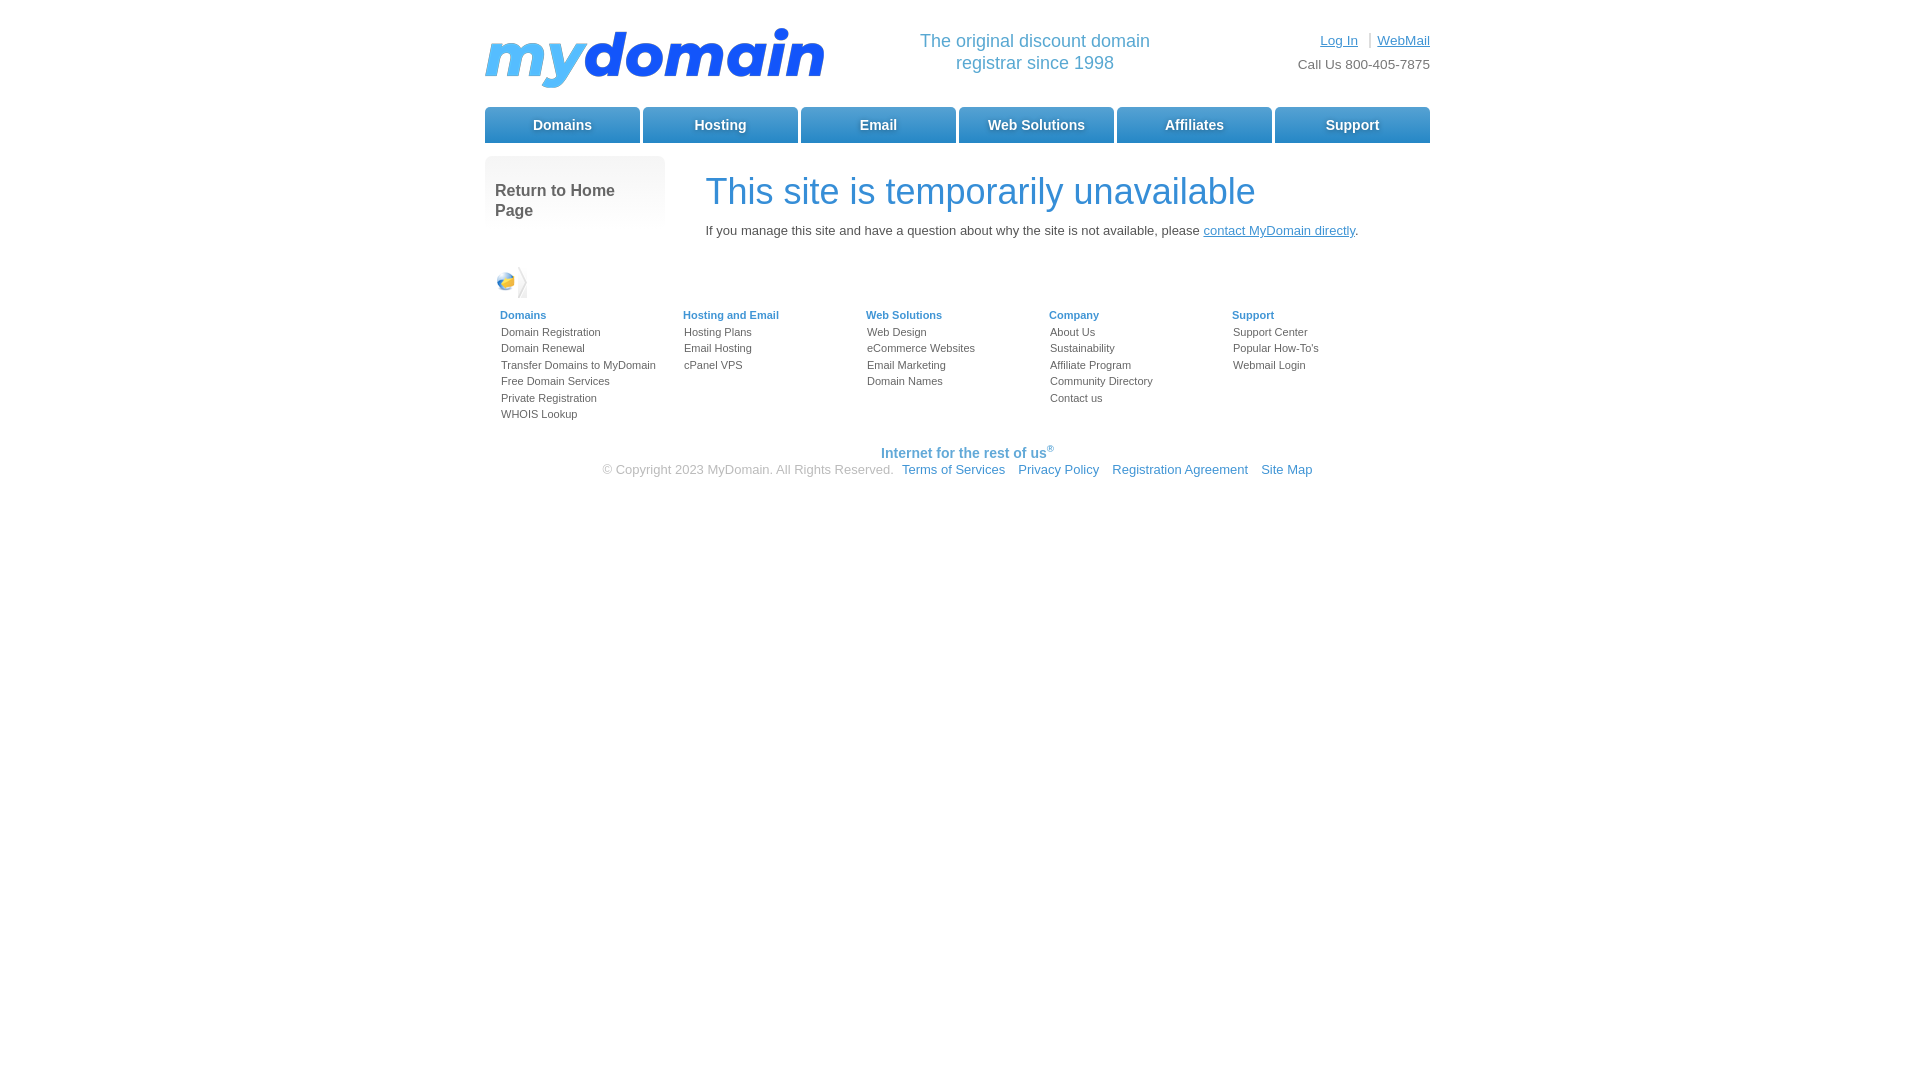 Image resolution: width=1920 pixels, height=1080 pixels. What do you see at coordinates (643, 124) in the screenshot?
I see `'Hosting'` at bounding box center [643, 124].